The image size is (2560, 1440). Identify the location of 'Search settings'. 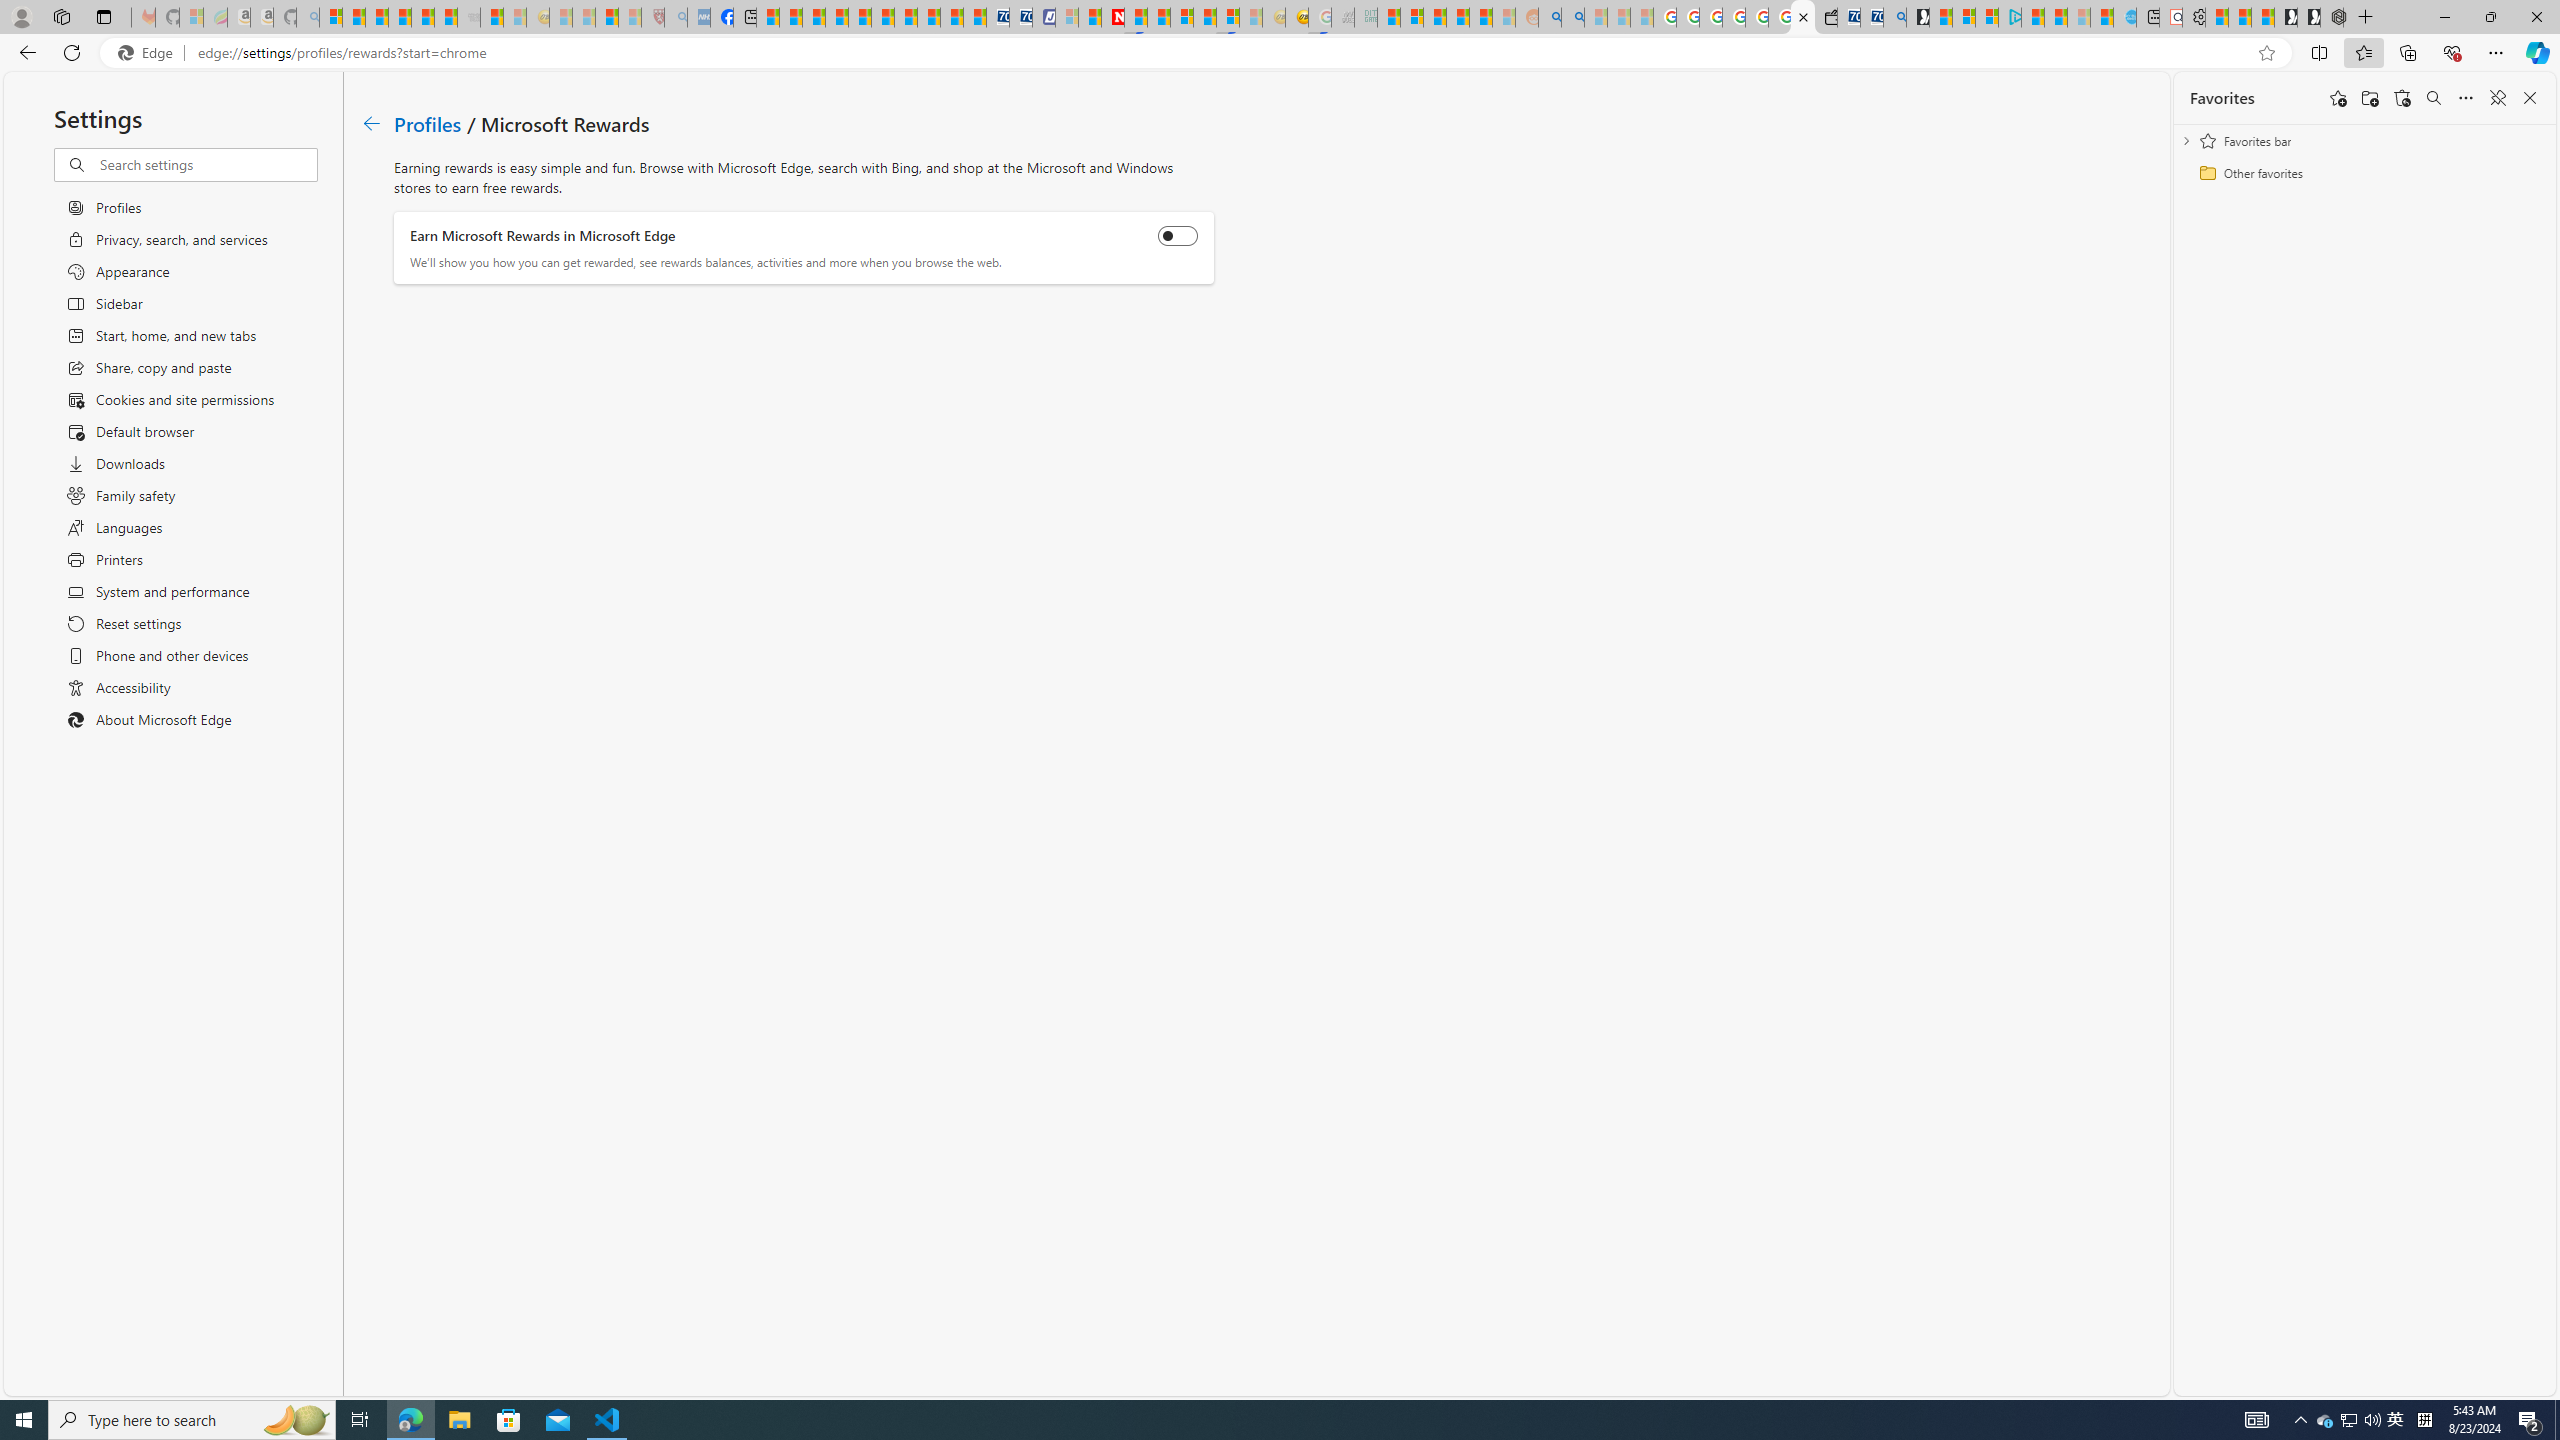
(207, 164).